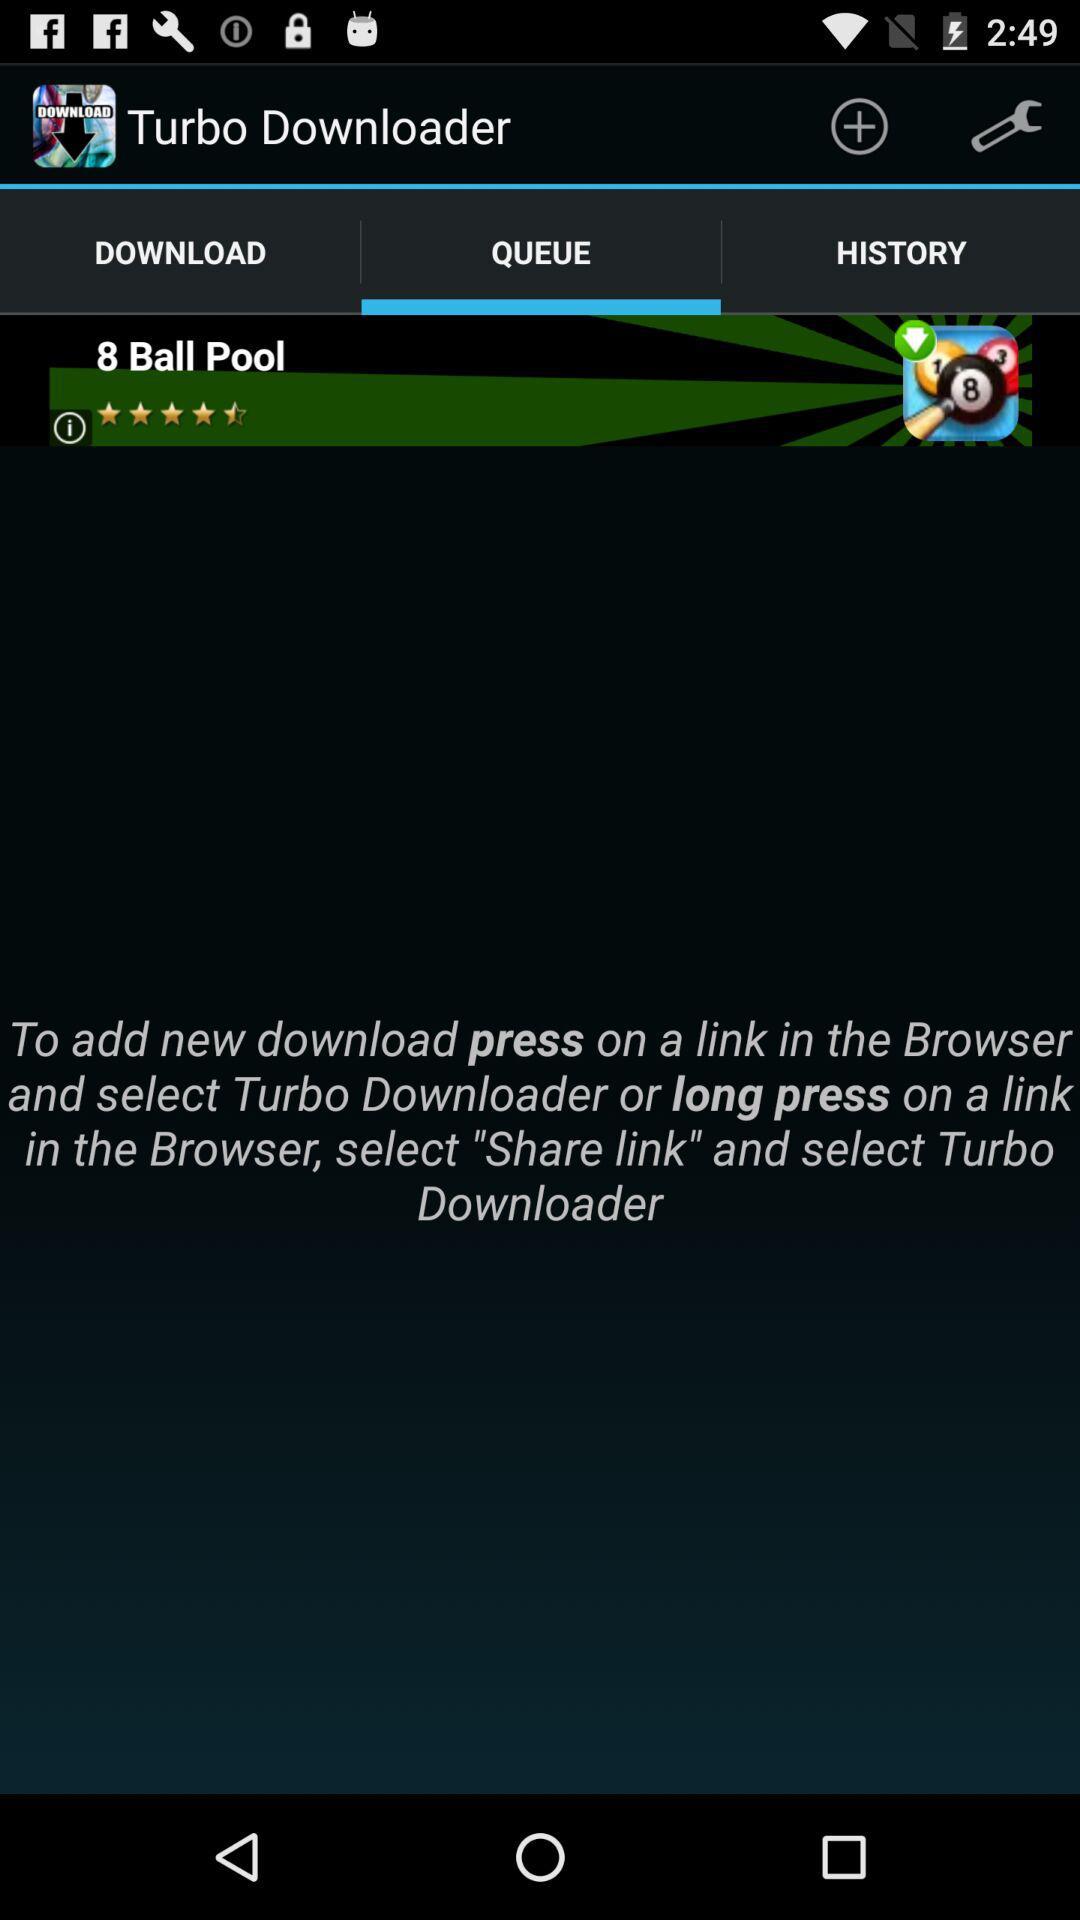 The height and width of the screenshot is (1920, 1080). I want to click on 8ballpool, so click(538, 380).